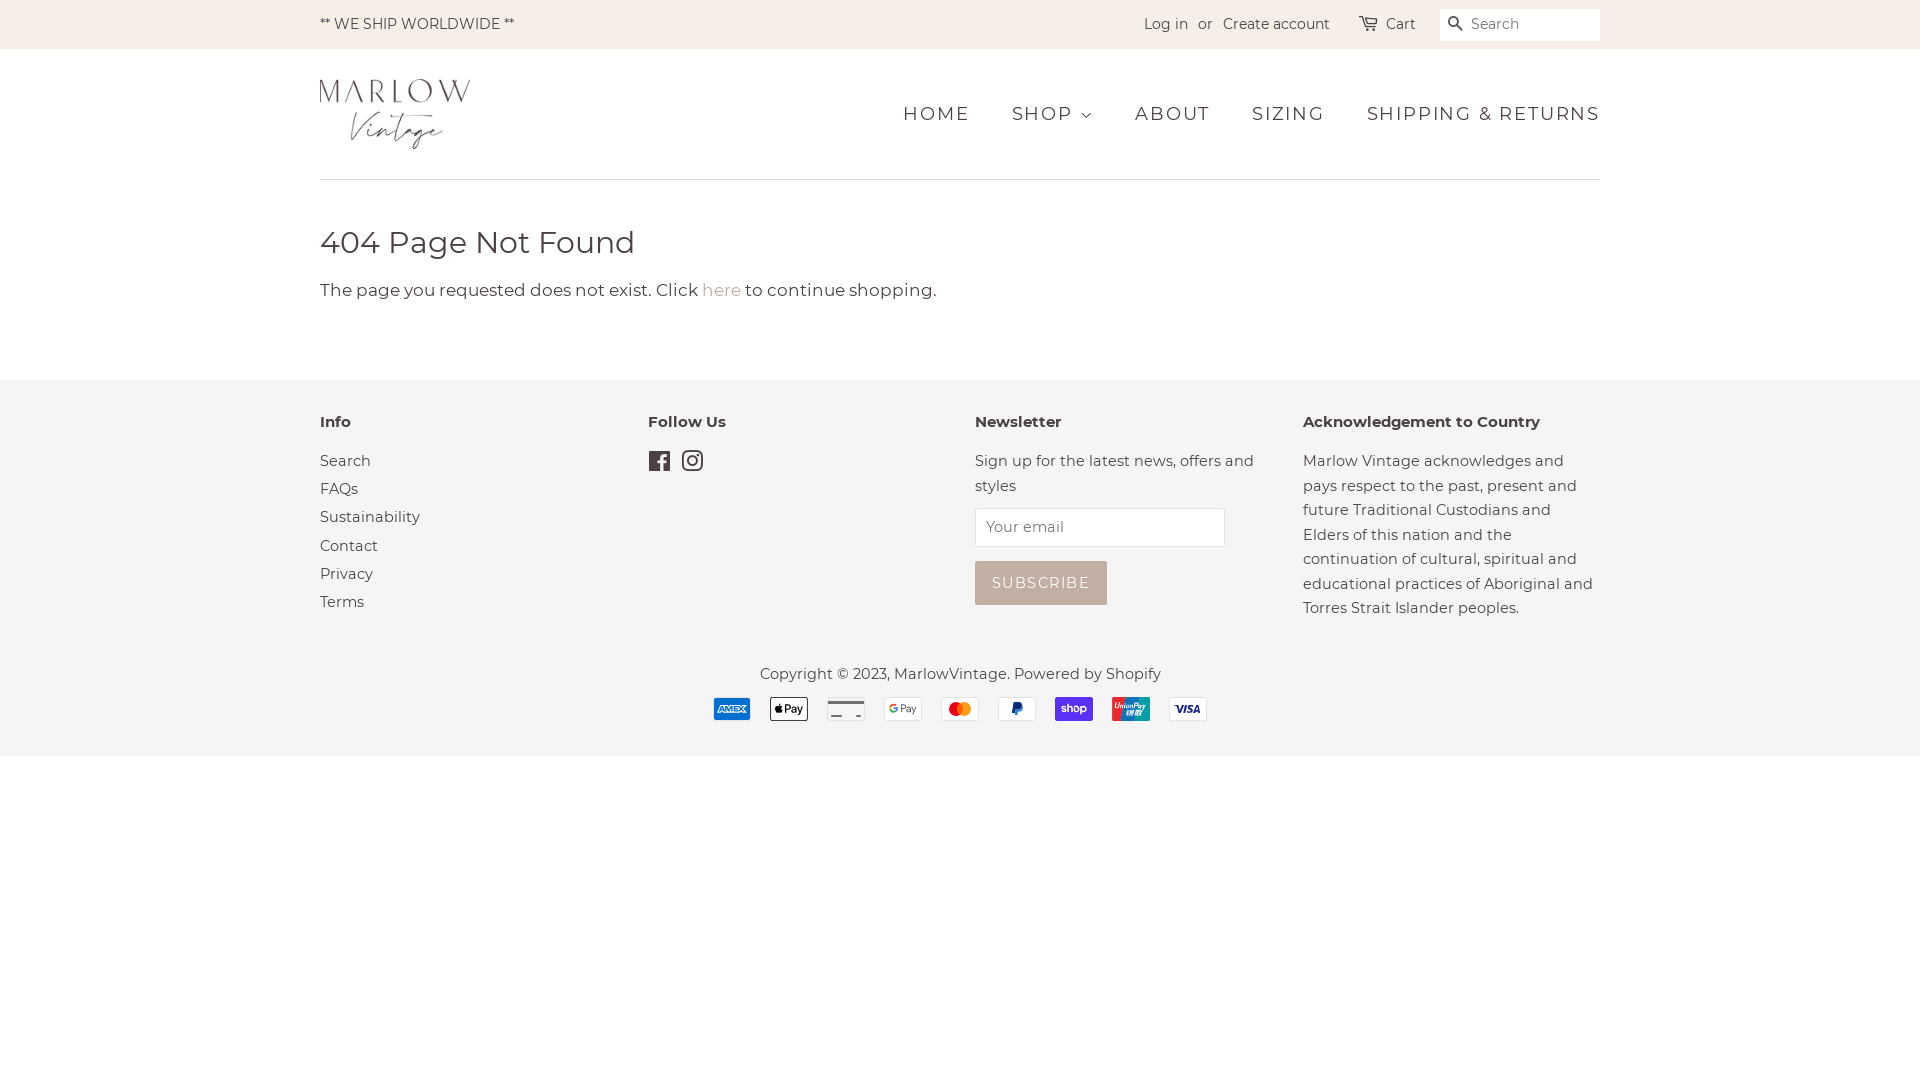  I want to click on 'Powered by Shopify', so click(1013, 674).